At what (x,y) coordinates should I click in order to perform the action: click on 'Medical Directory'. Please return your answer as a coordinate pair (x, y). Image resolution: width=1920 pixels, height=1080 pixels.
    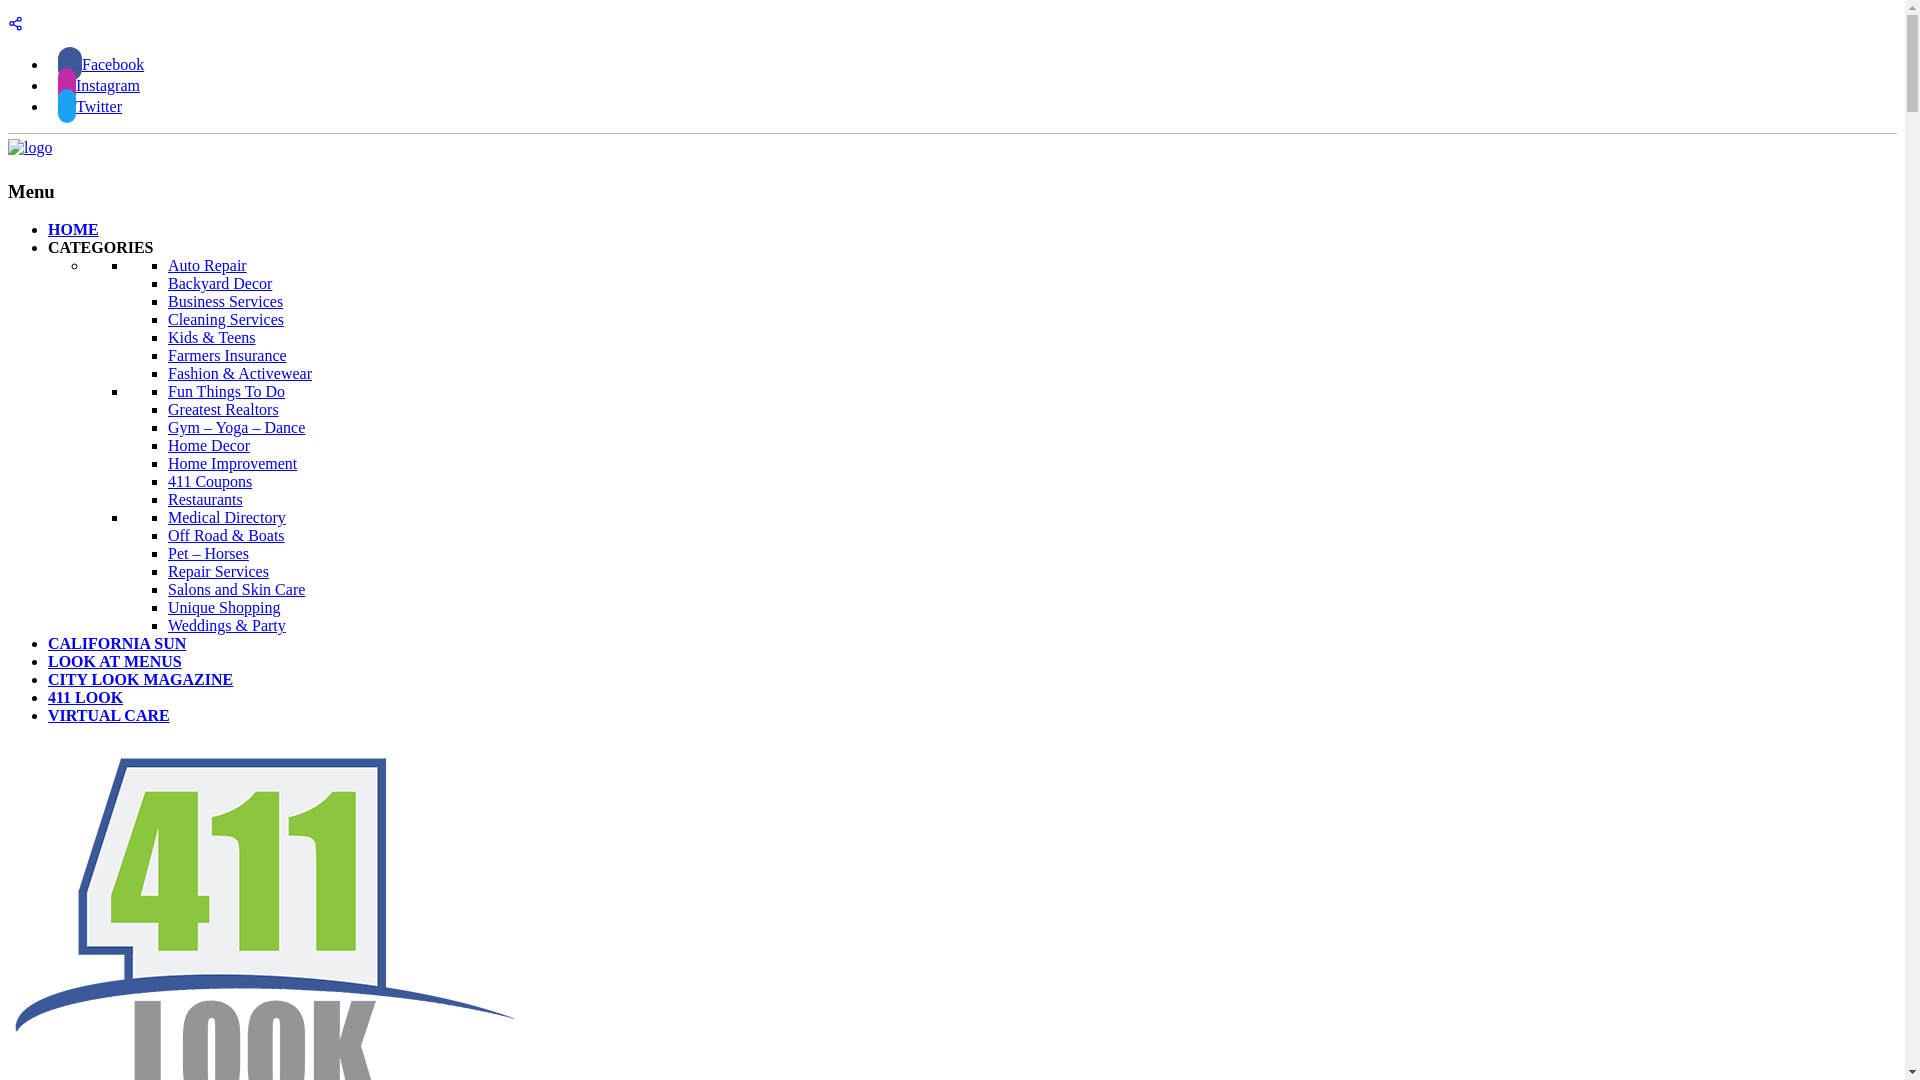
    Looking at the image, I should click on (226, 516).